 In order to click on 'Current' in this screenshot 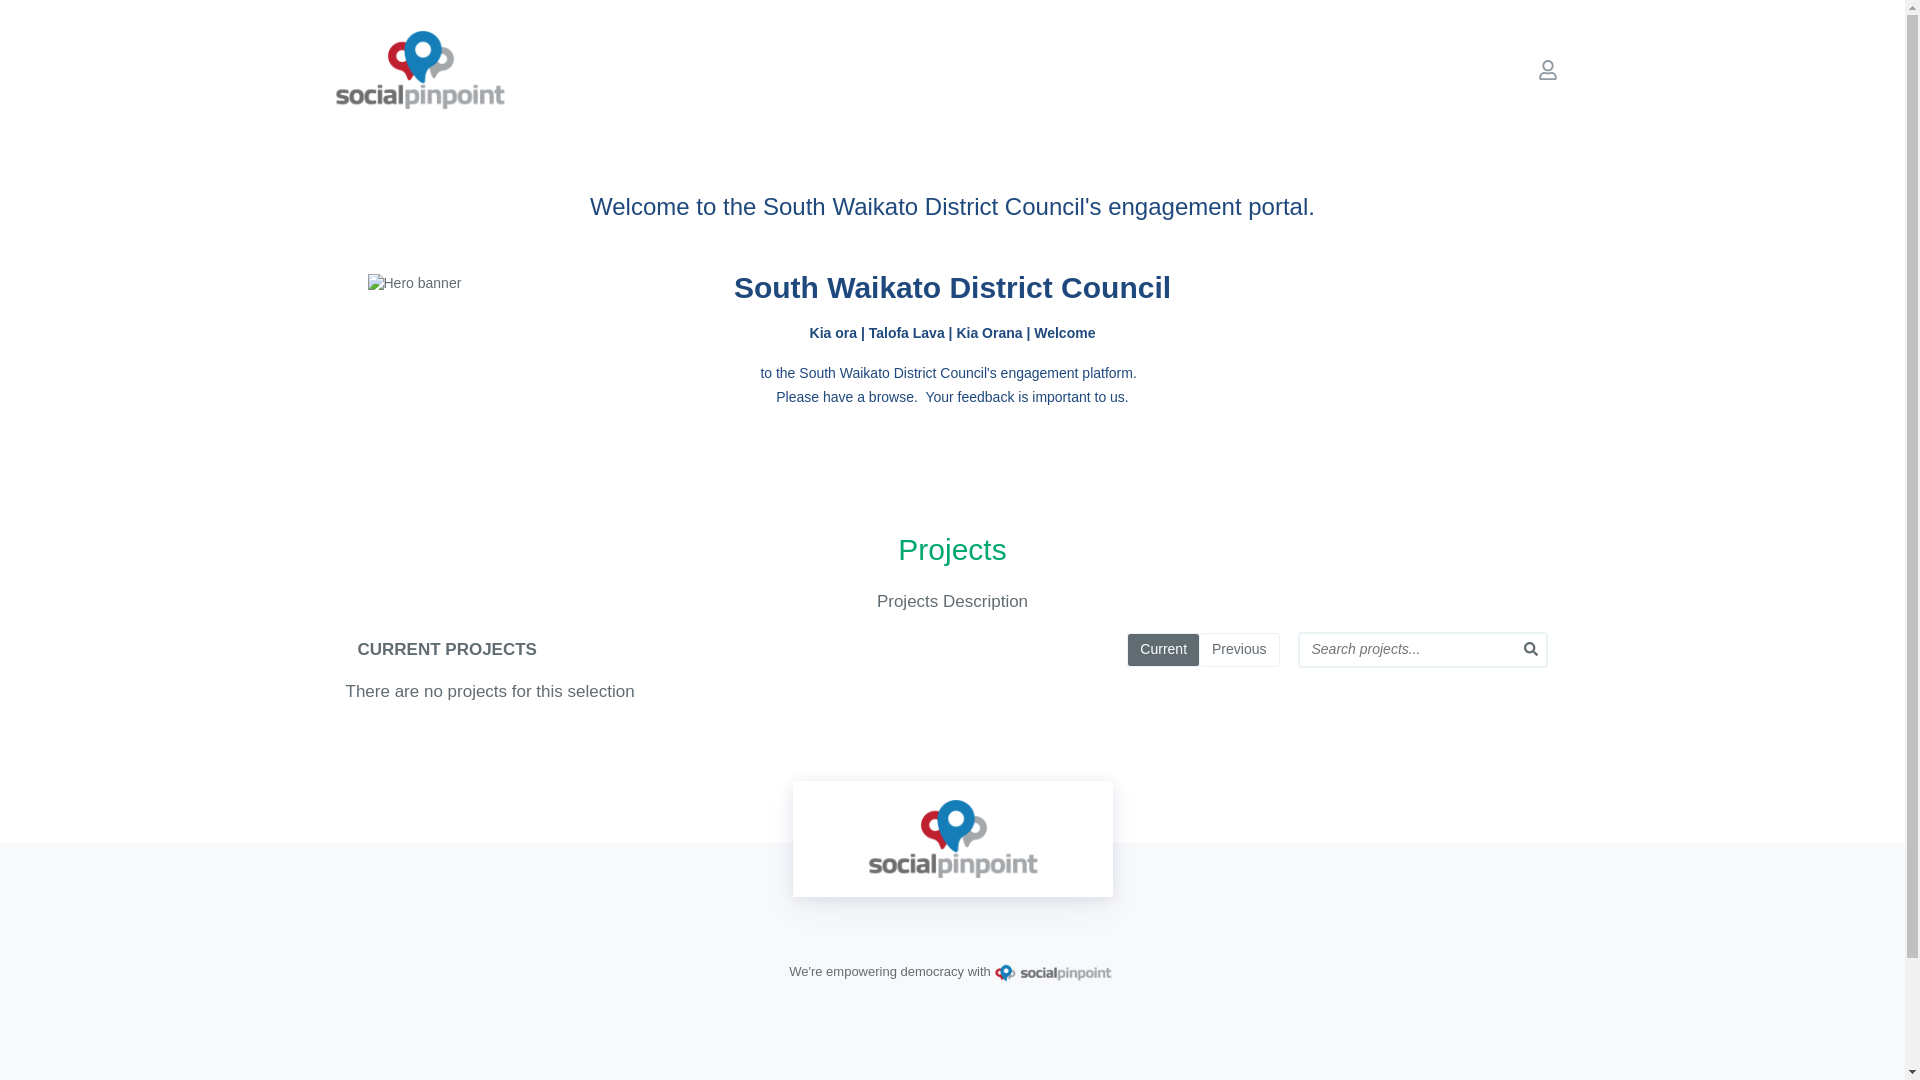, I will do `click(1162, 650)`.